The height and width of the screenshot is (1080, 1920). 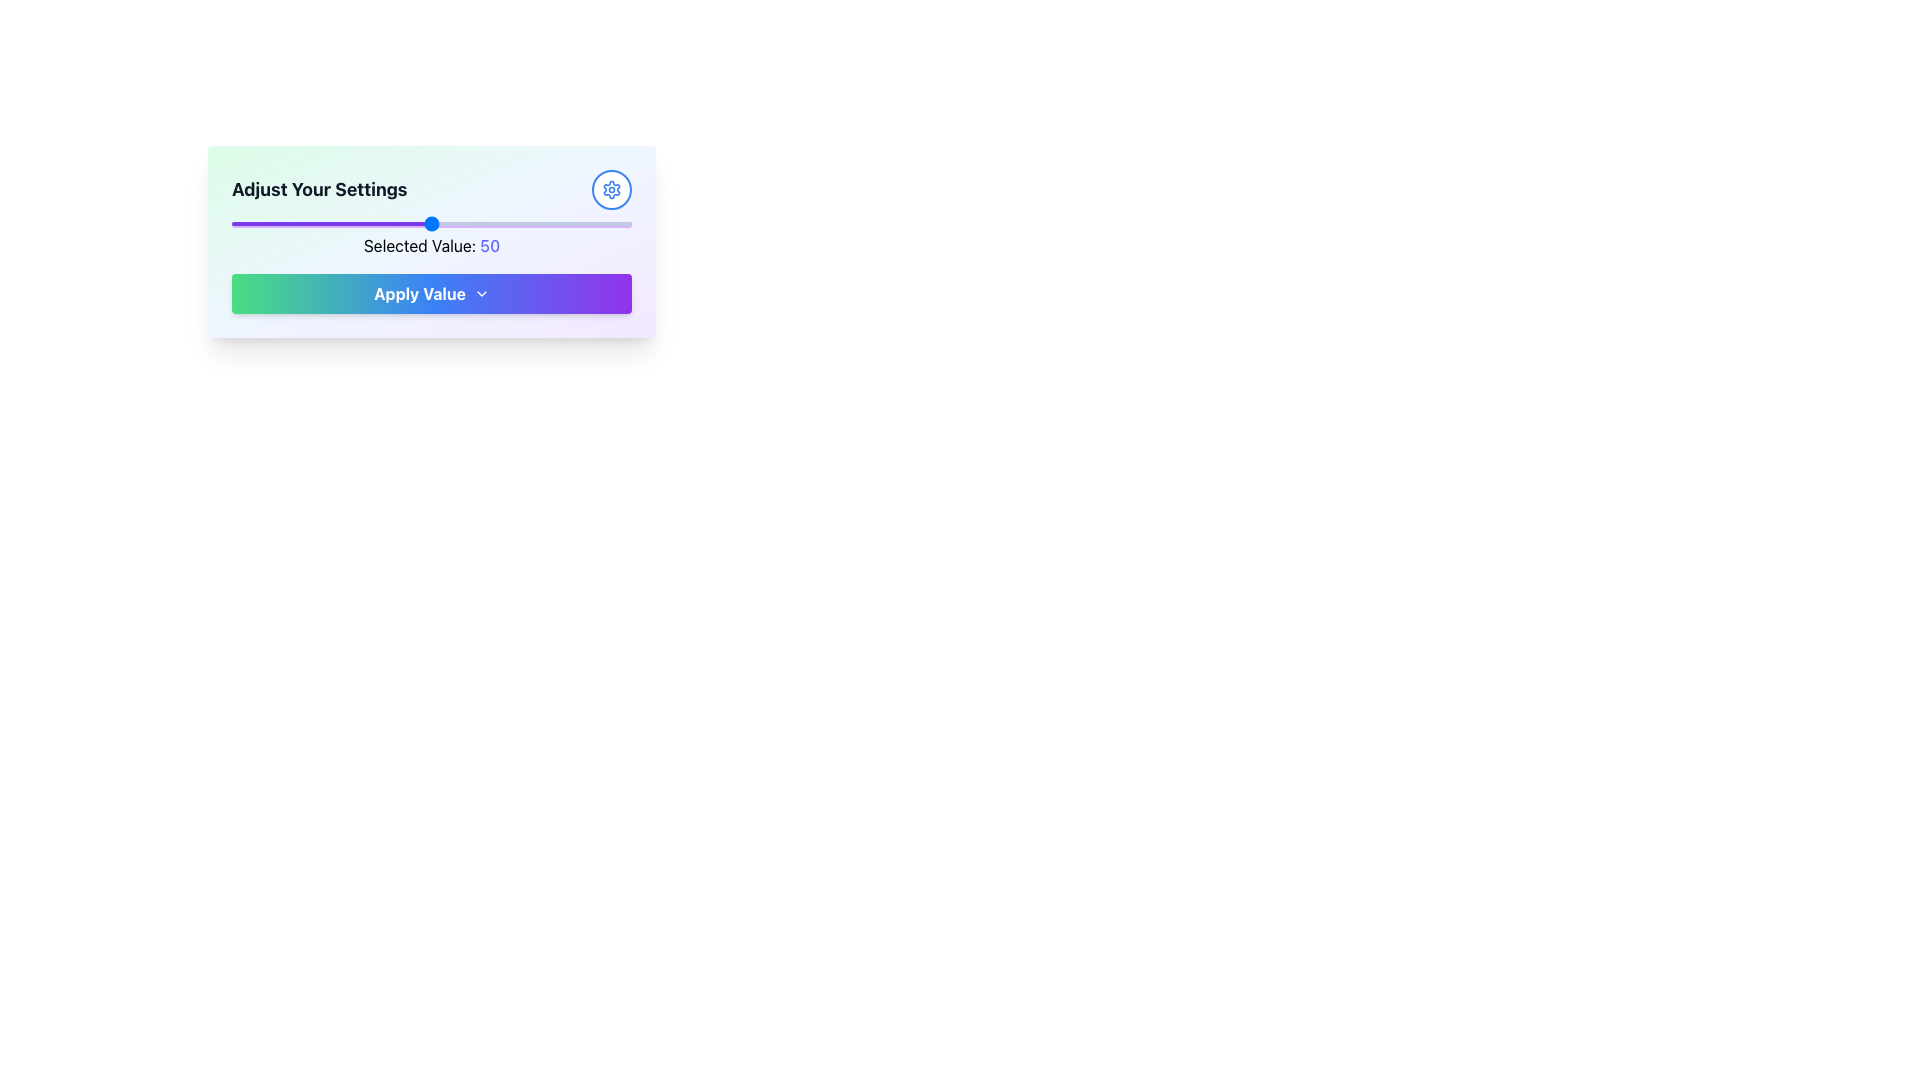 I want to click on the 'Apply Value' button with a gradient background and white text, so click(x=431, y=293).